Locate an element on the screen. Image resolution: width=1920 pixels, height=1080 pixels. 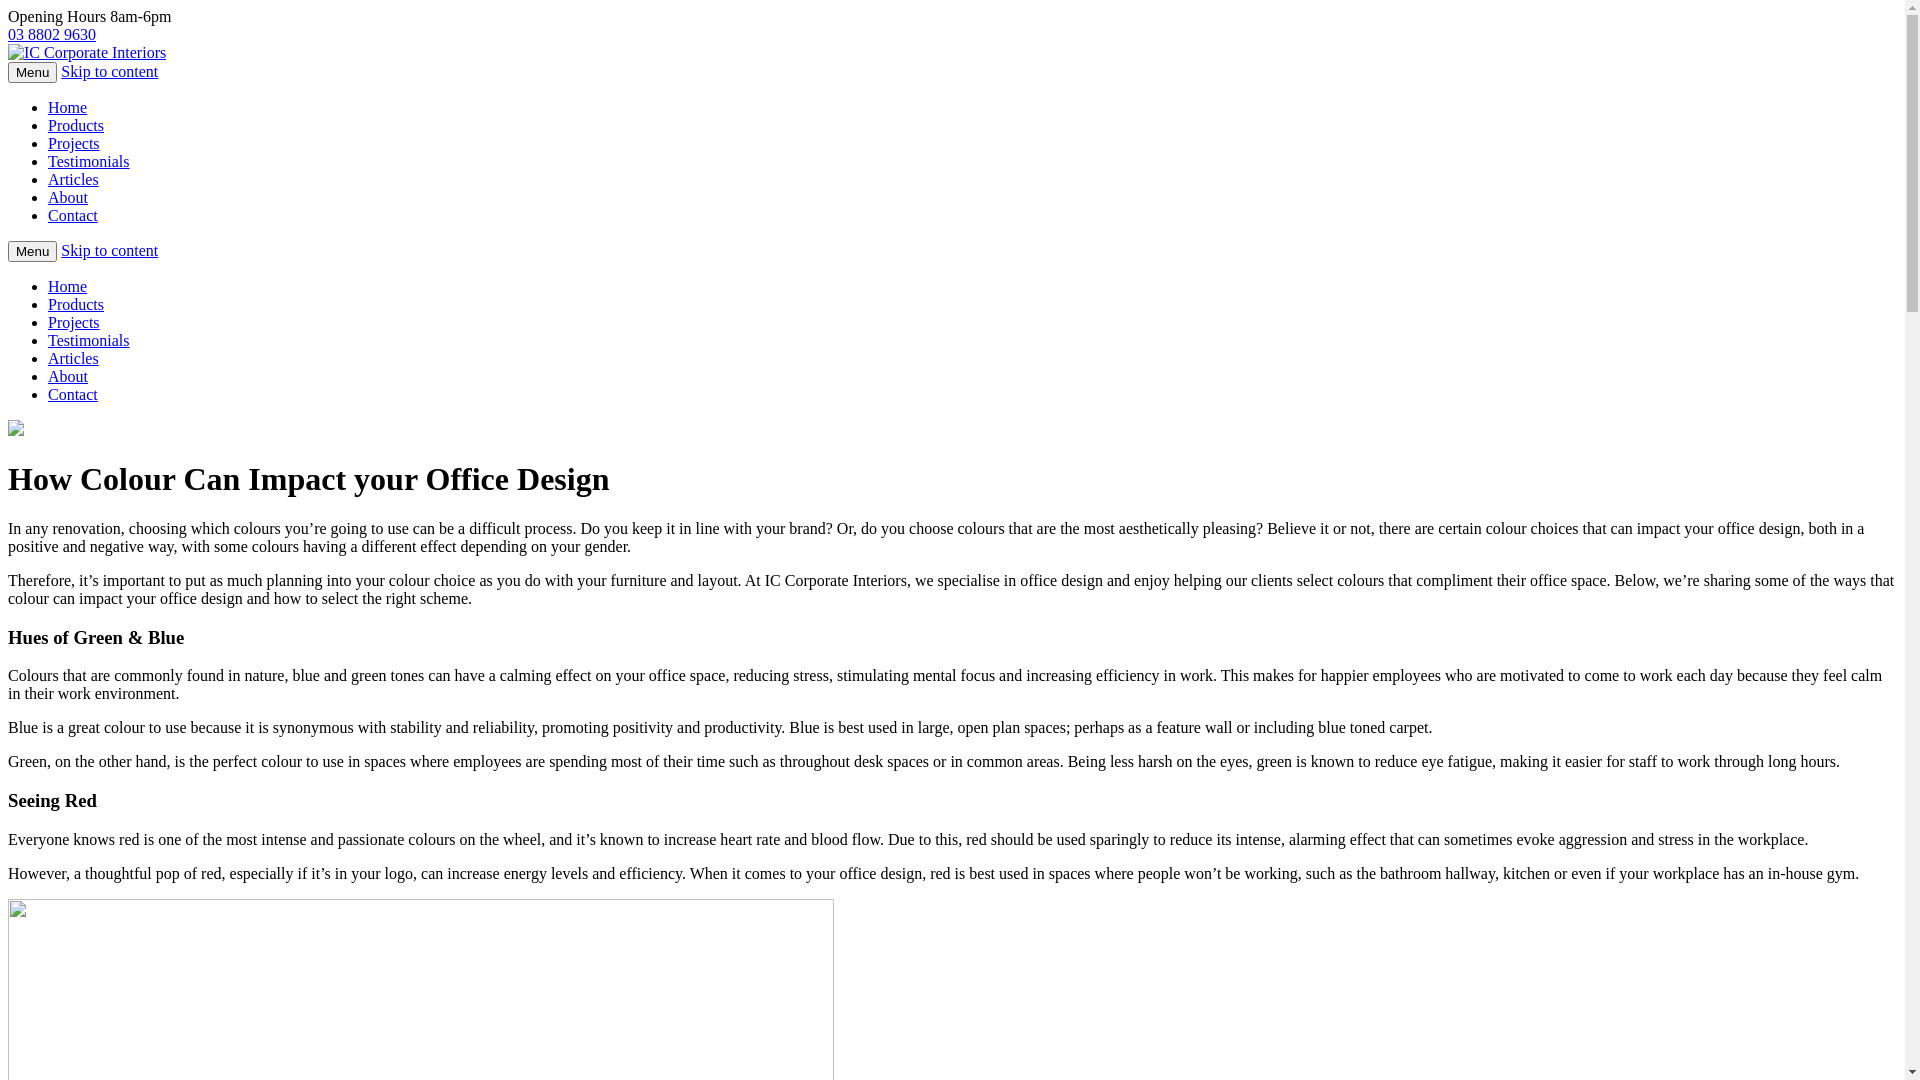
'Contact' is located at coordinates (48, 394).